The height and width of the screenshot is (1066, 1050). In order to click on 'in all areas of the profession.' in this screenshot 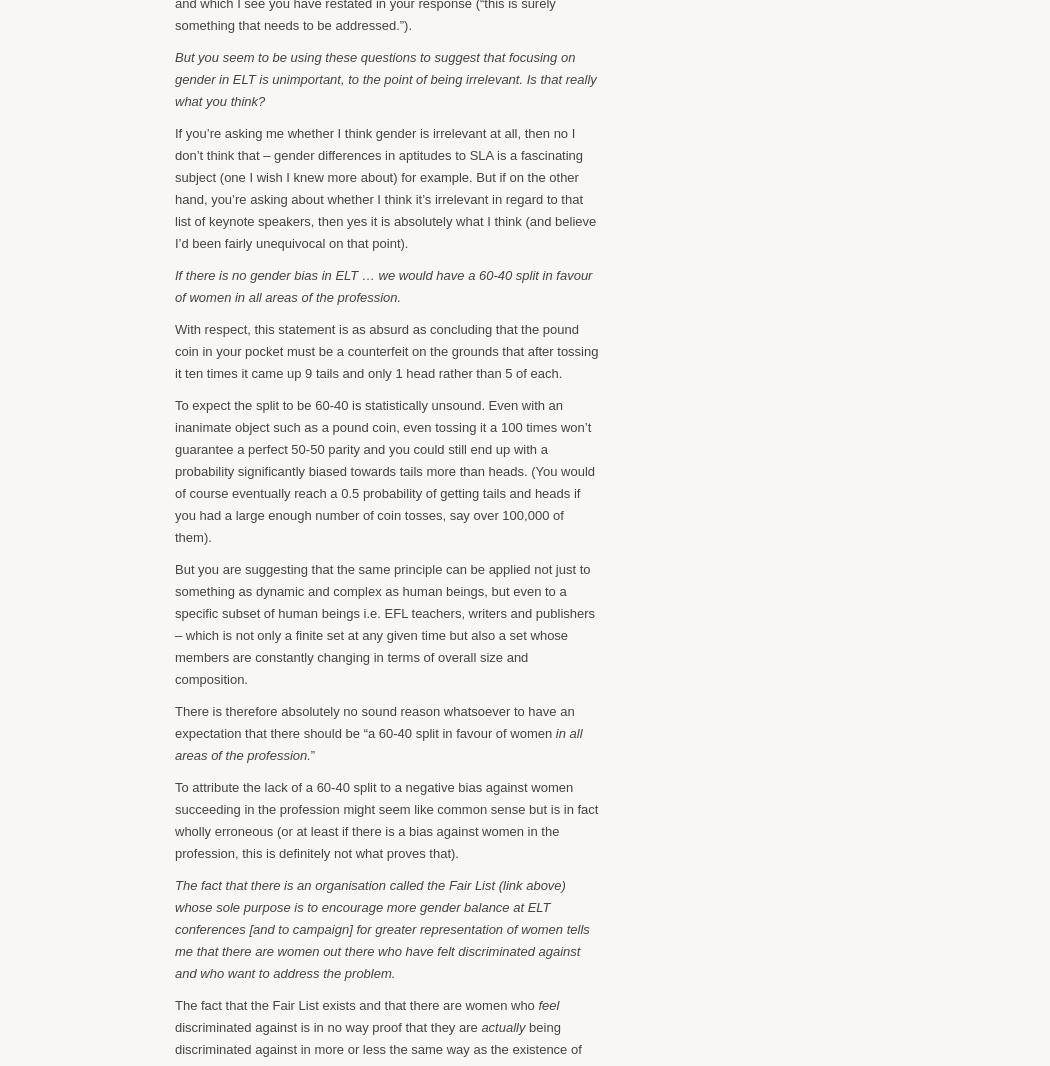, I will do `click(378, 742)`.